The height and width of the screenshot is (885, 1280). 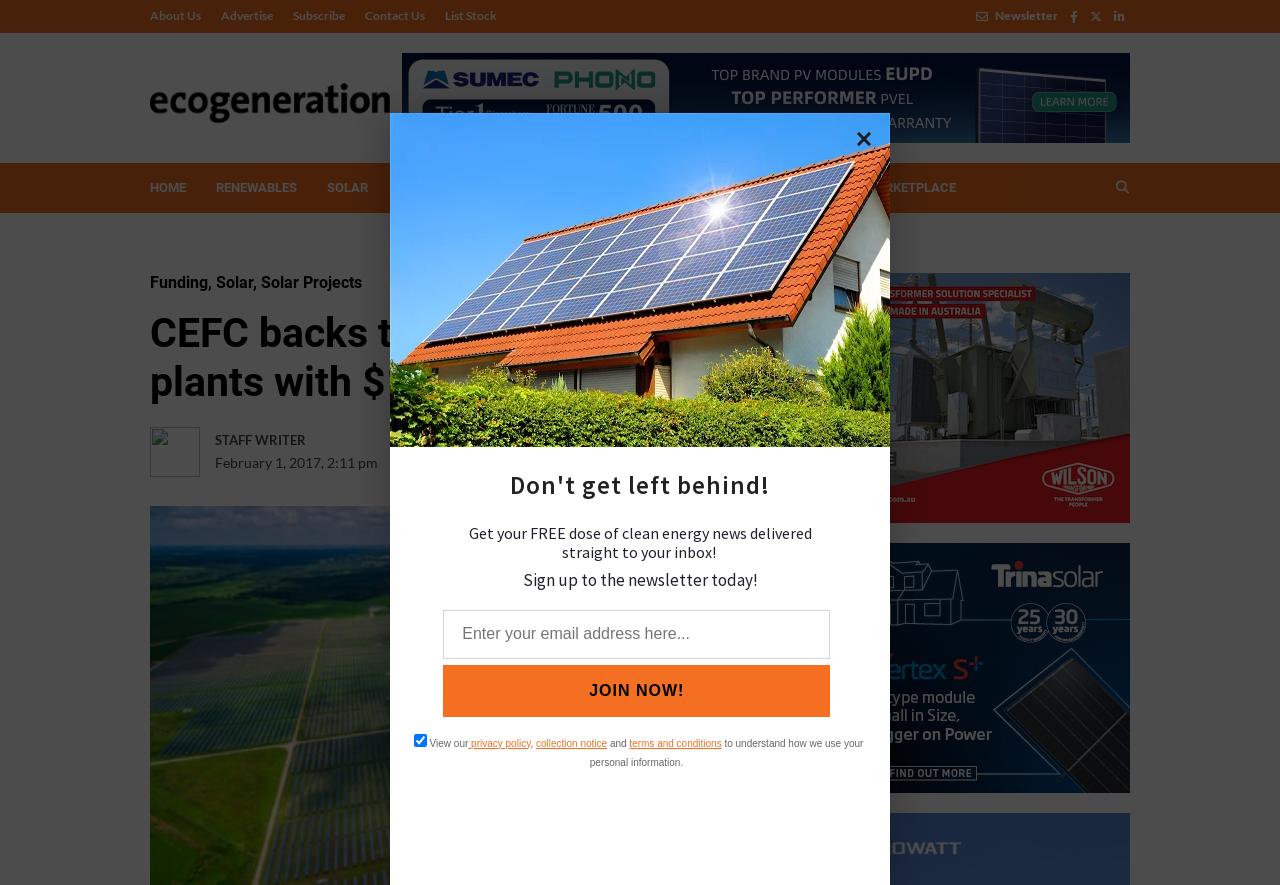 I want to click on 'Staff Writer', so click(x=259, y=438).